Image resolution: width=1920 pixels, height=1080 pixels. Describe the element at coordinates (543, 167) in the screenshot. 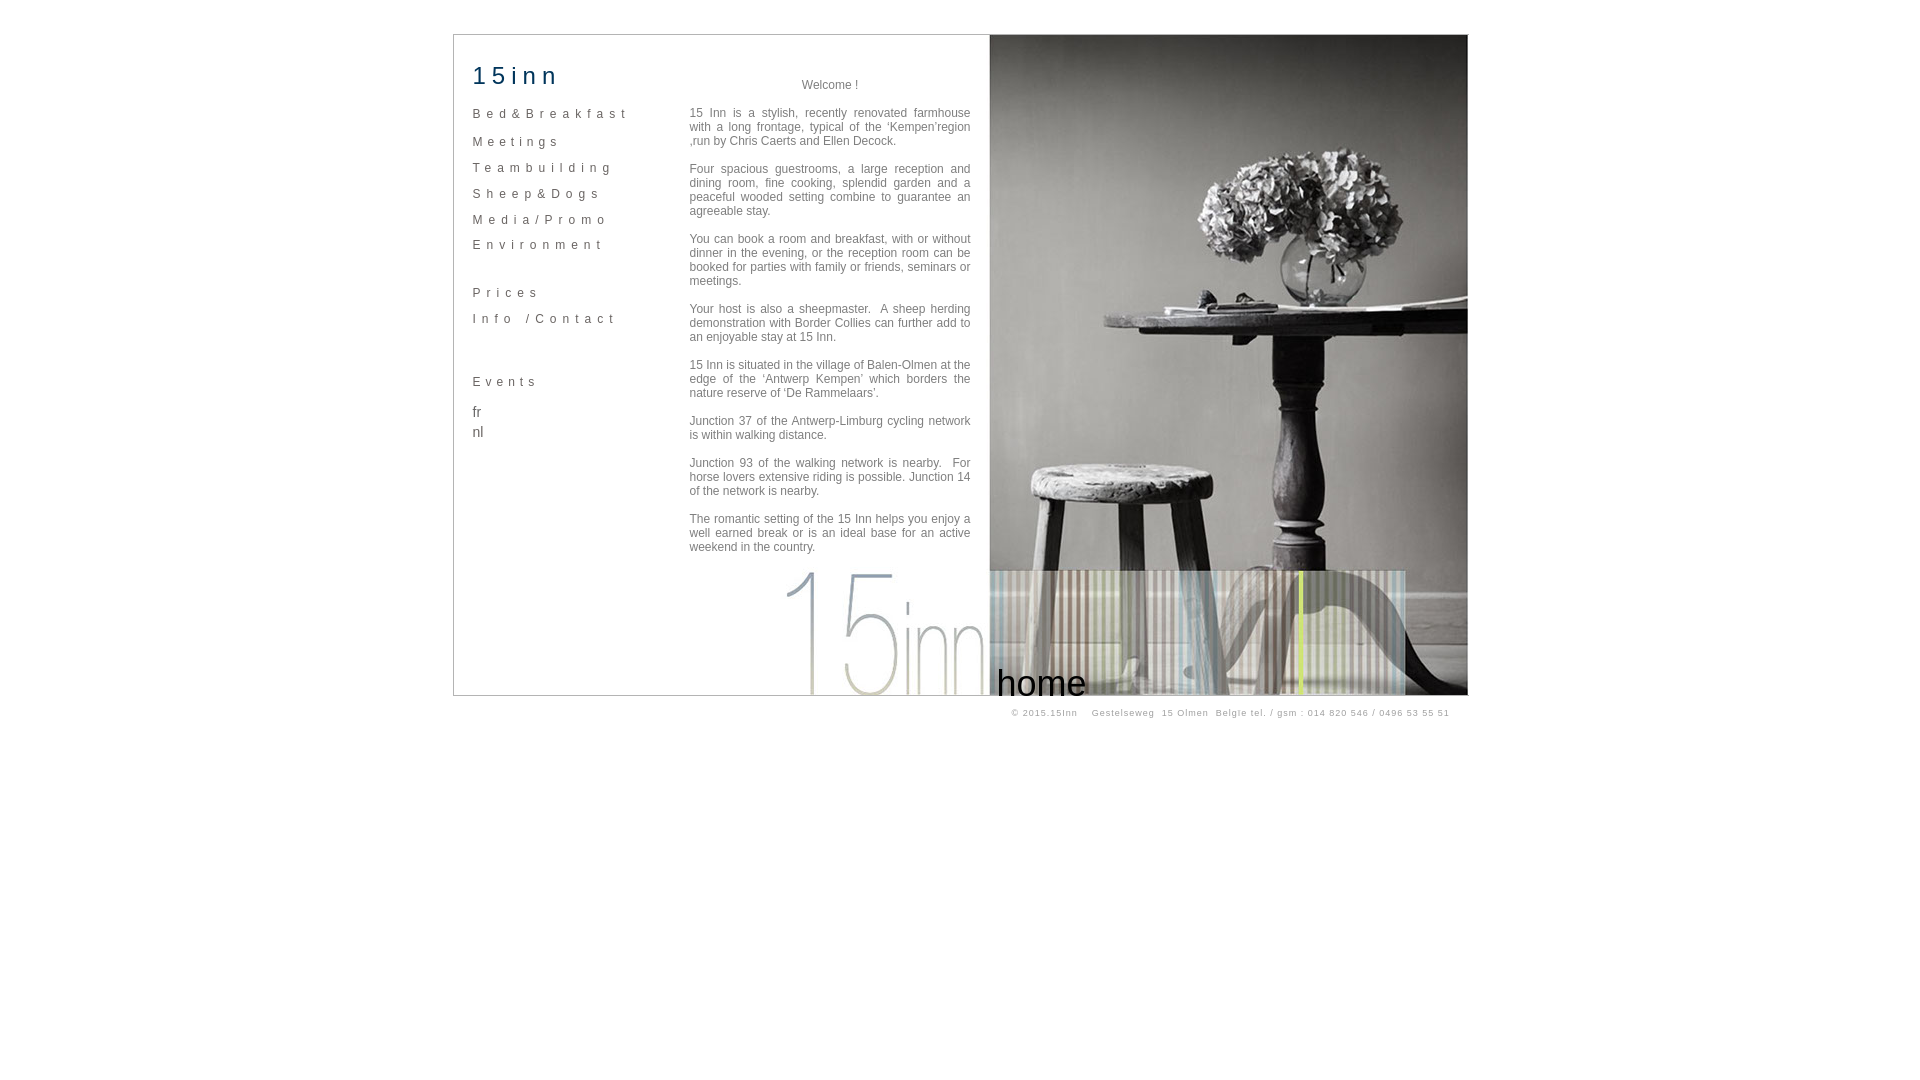

I see `'Teambuilding'` at that location.